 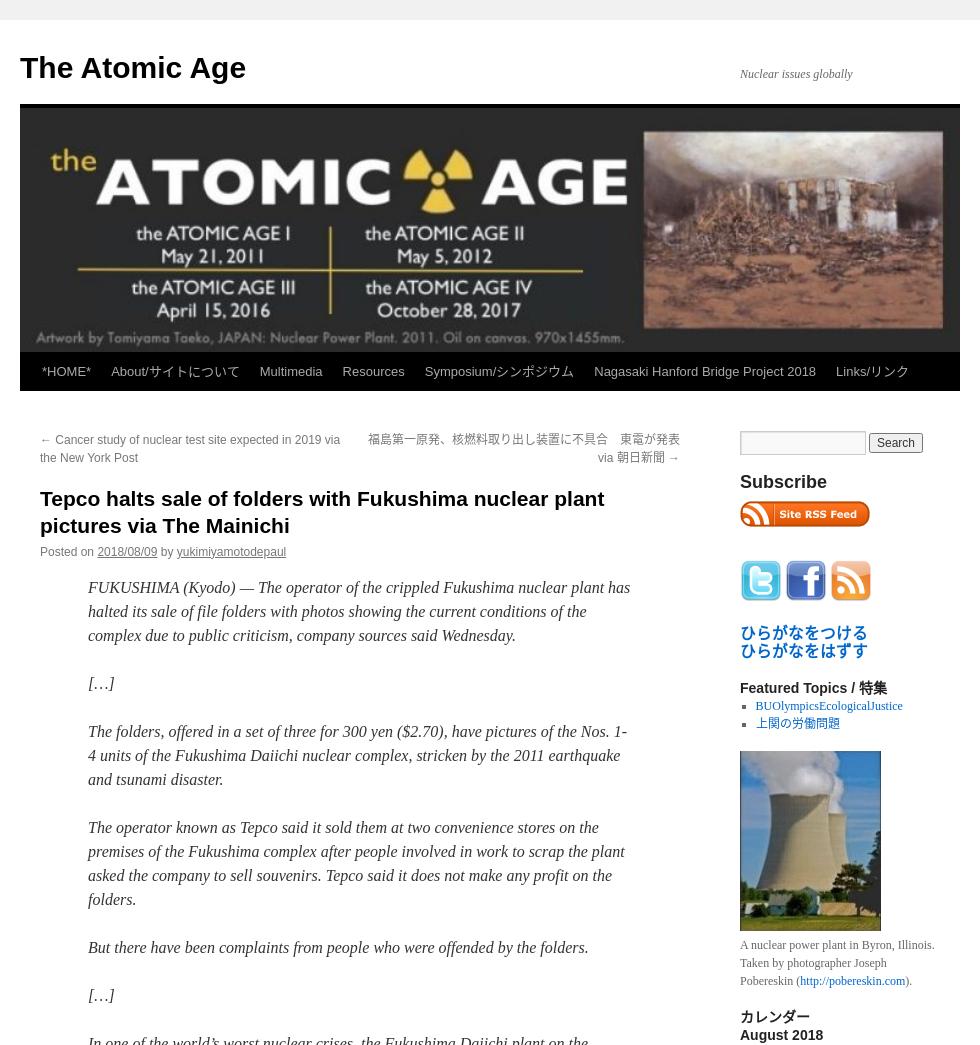 I want to click on 'FUKUSHIMA (Kyodo) — The operator of the crippled Fukushima nuclear plant has halted its sale of file folders with photos showing the current conditions of the complex due to public criticism, company sources said Wednesday.', so click(x=358, y=609).